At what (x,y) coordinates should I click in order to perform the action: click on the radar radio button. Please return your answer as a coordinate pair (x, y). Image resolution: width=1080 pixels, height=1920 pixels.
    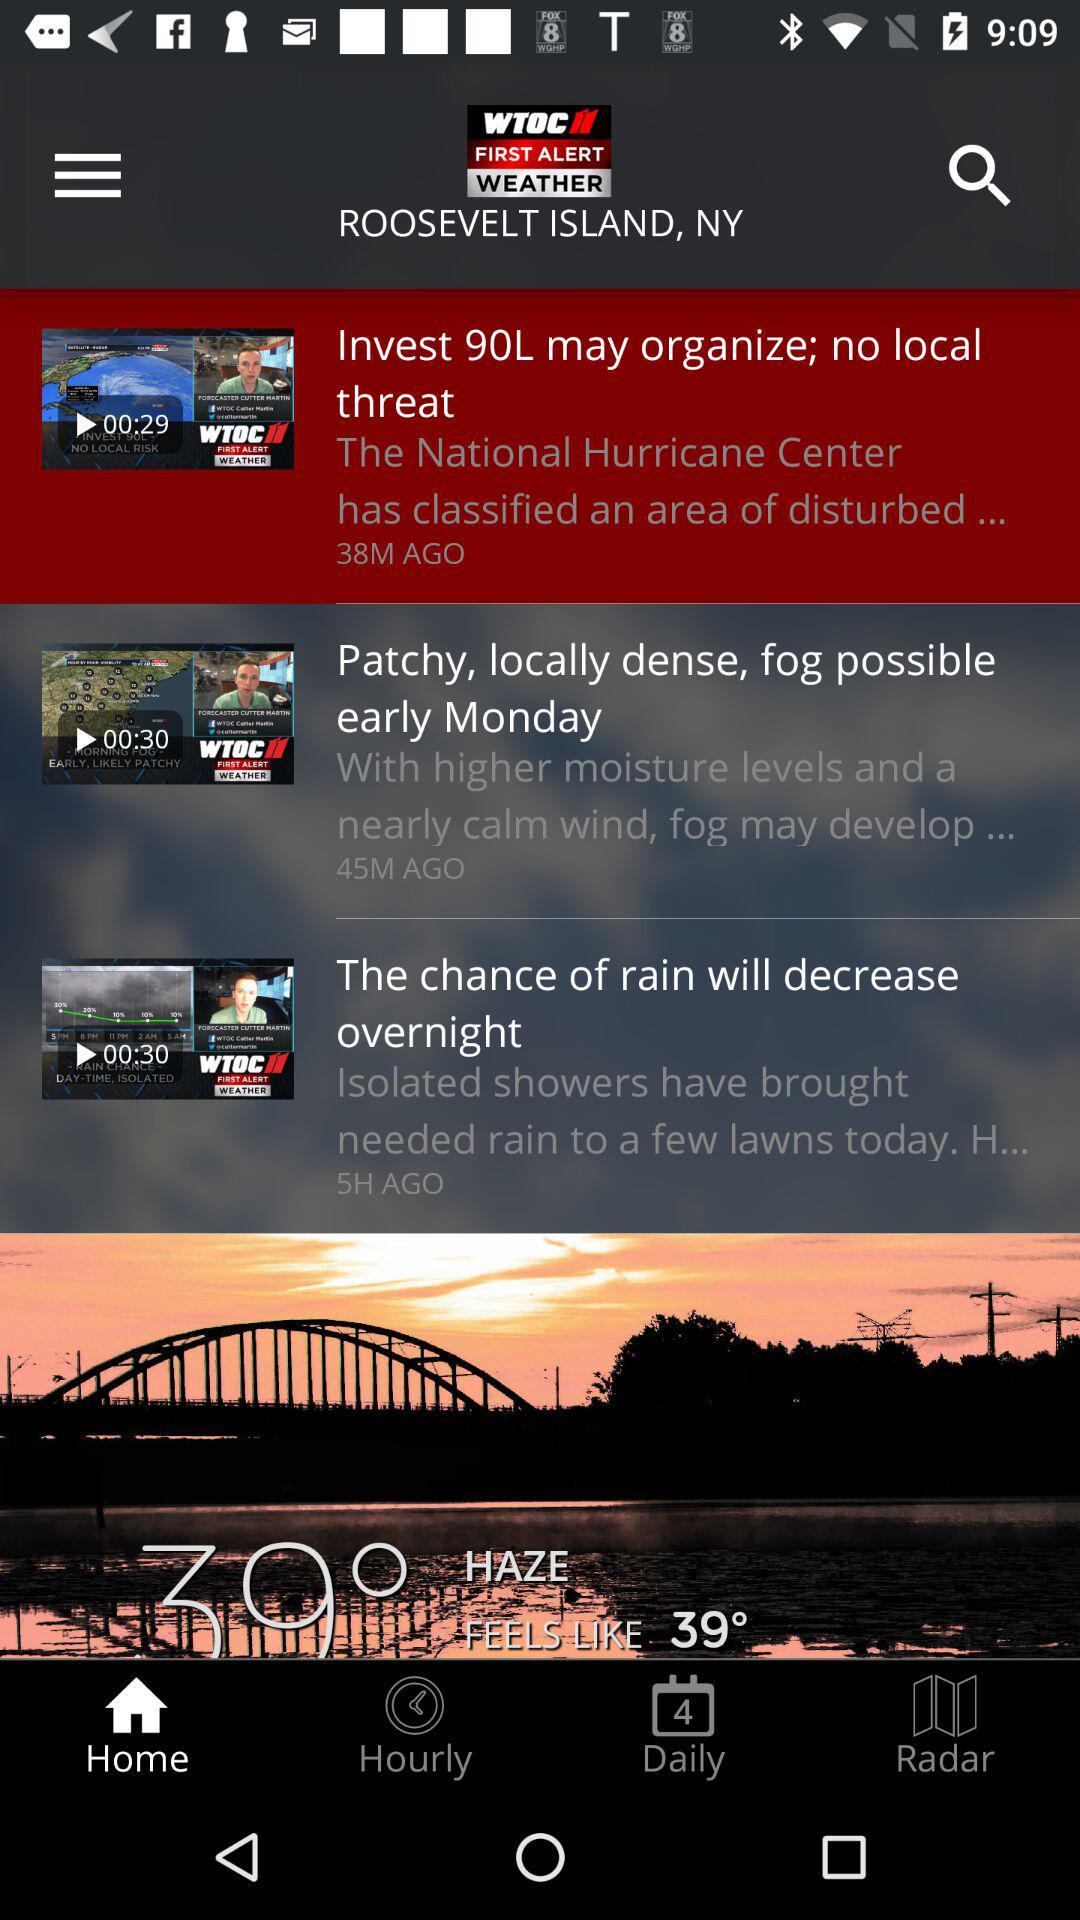
    Looking at the image, I should click on (945, 1726).